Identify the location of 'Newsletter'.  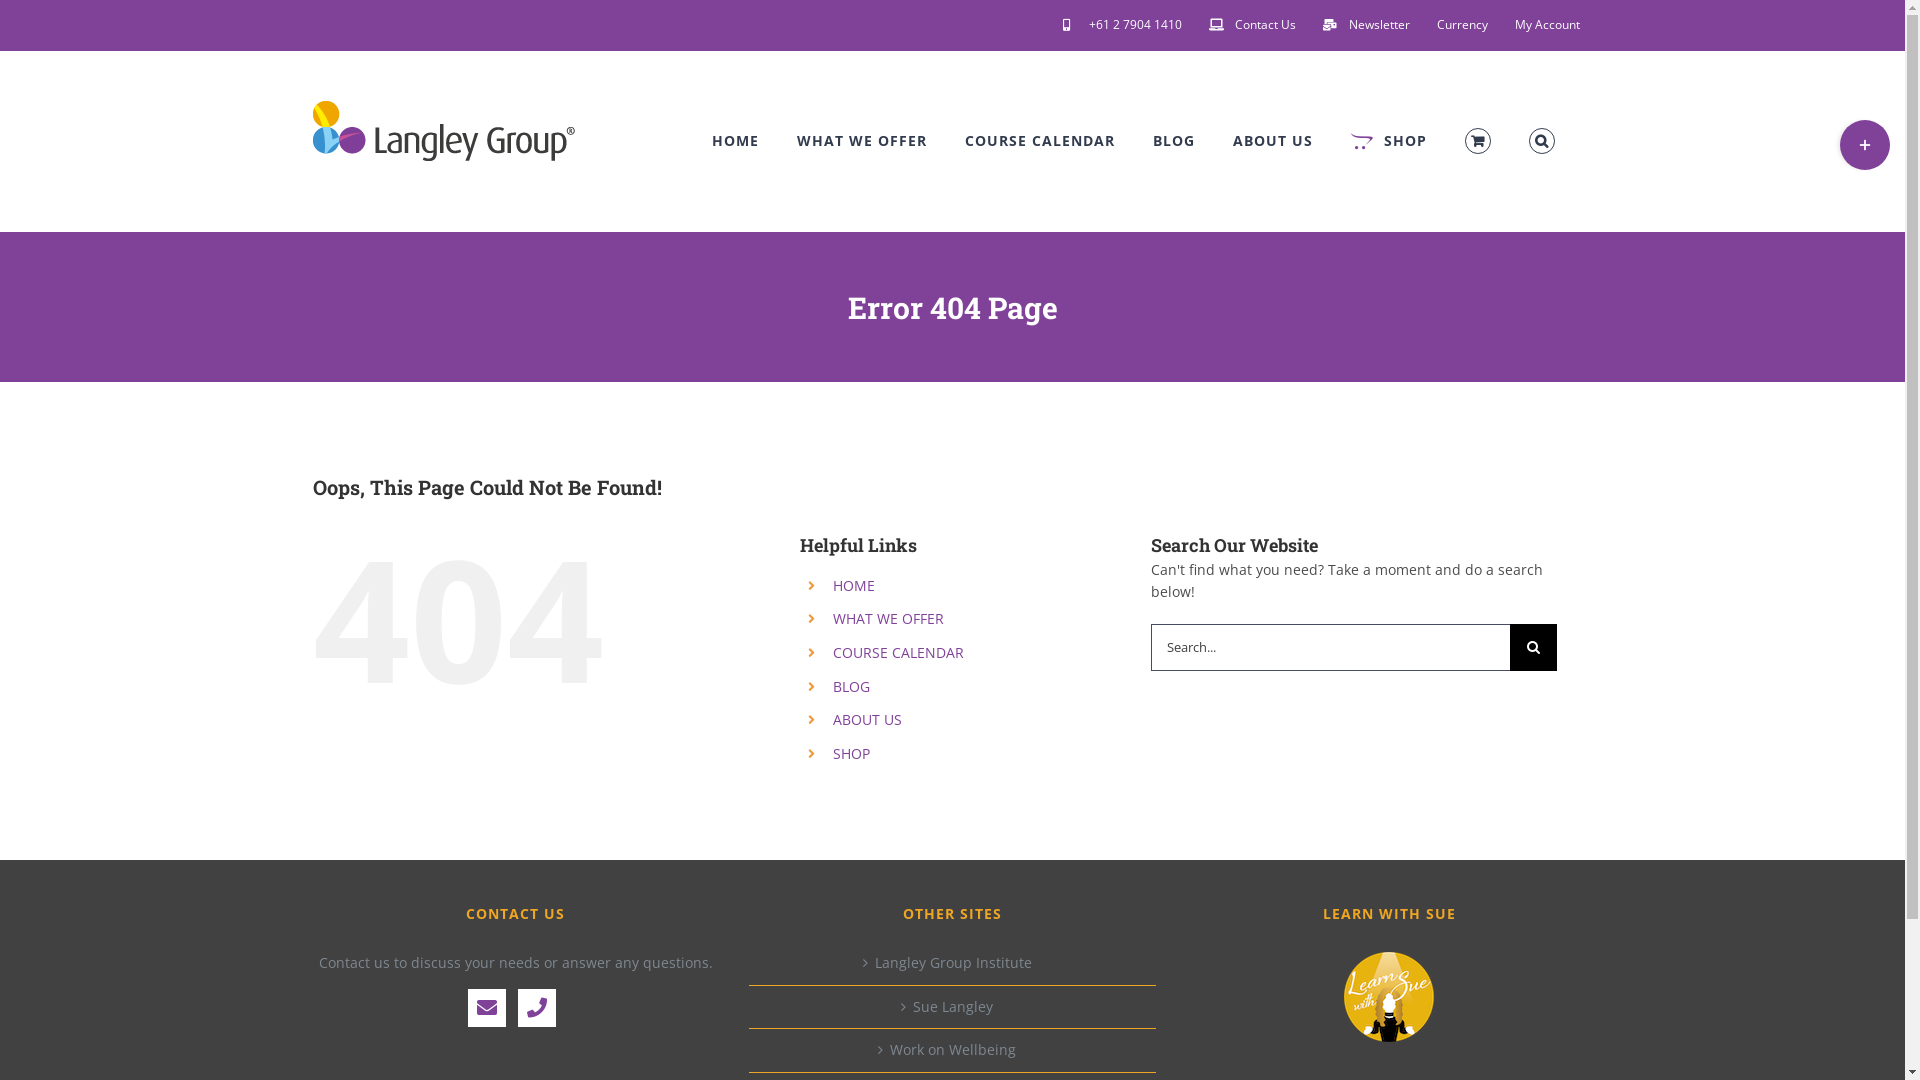
(1365, 24).